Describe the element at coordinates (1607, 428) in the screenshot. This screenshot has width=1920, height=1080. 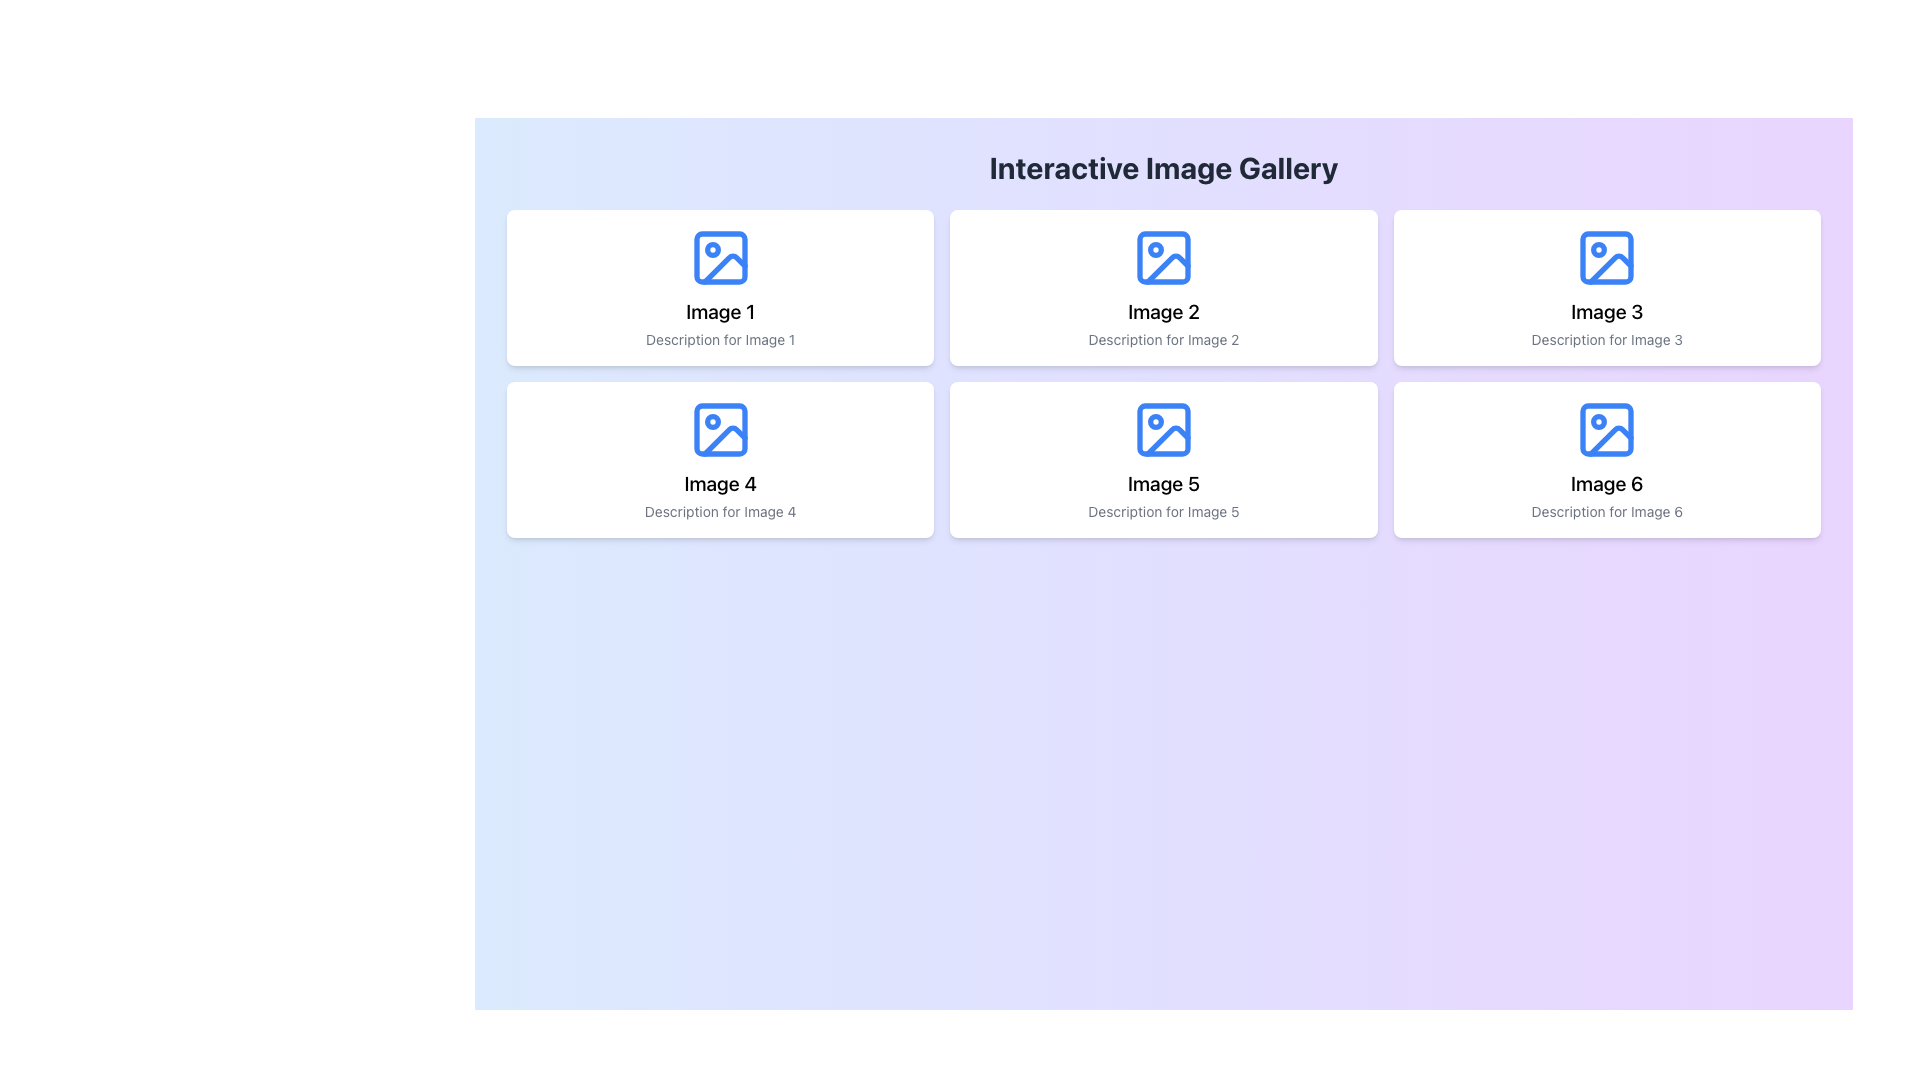
I see `the SVG-based icon representing an image in blue color with outlined shapes, located in the second row, third column of the interactive image gallery grid, above 'Description for Image 6'` at that location.